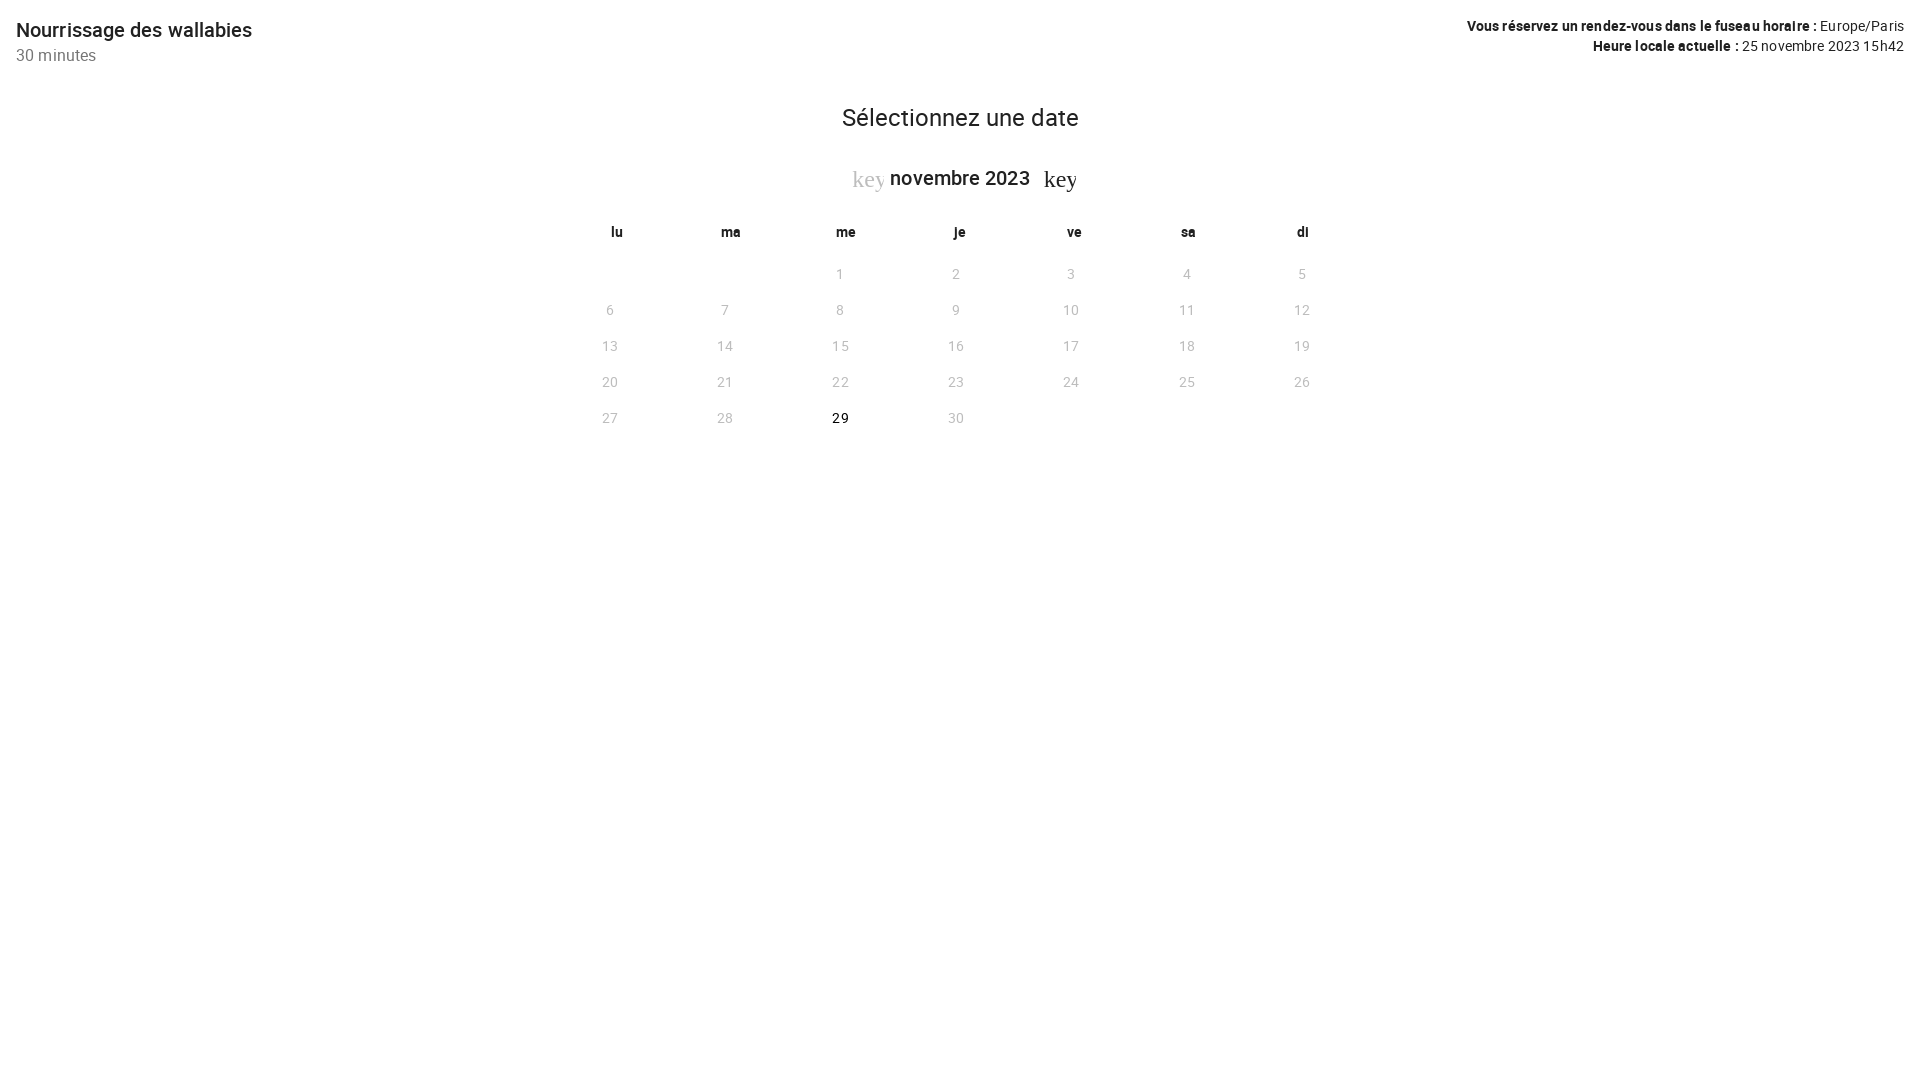  What do you see at coordinates (1302, 345) in the screenshot?
I see `'19'` at bounding box center [1302, 345].